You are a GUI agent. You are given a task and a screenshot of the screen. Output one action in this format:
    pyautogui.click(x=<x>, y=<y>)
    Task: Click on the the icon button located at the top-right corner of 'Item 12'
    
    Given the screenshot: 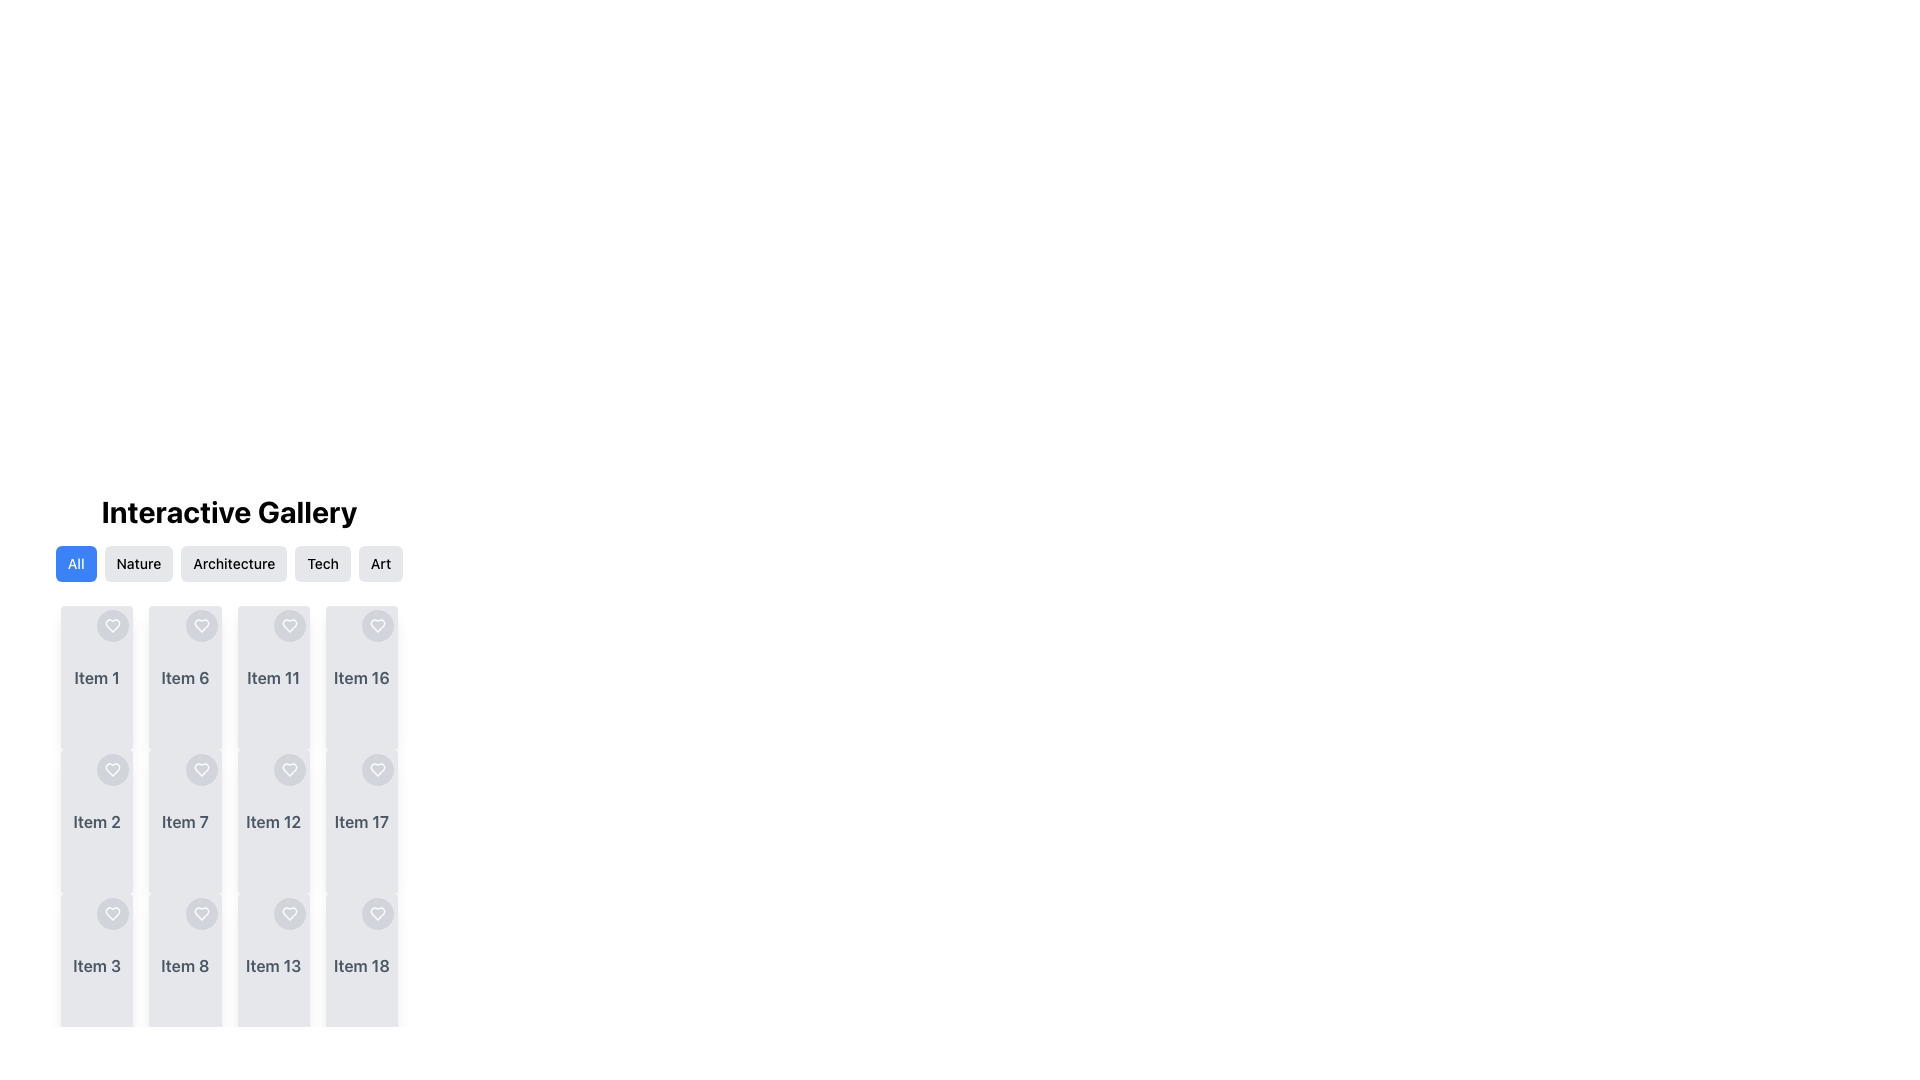 What is the action you would take?
    pyautogui.click(x=288, y=769)
    